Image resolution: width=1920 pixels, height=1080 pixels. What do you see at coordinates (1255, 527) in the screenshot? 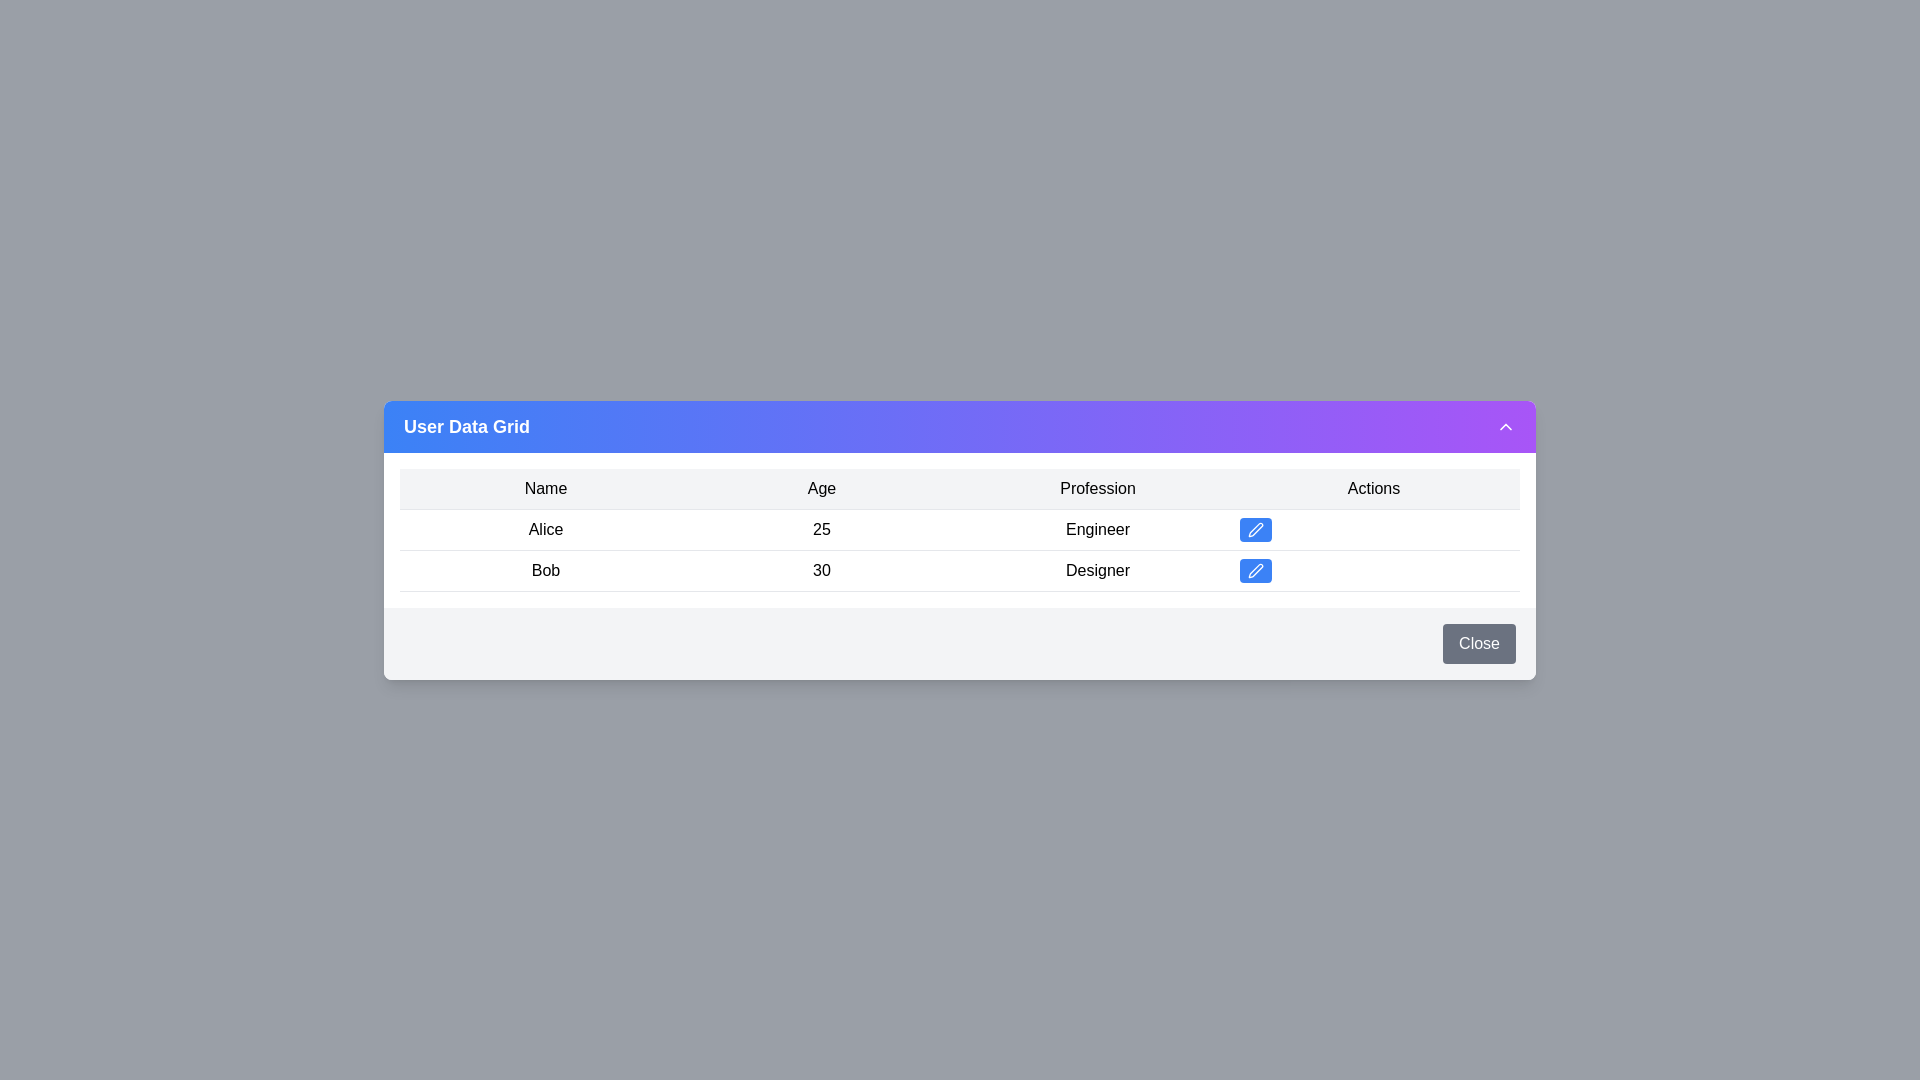
I see `the blue rectangular button with a white pen icon in the 'Actions' column for the individual 'Alice' to initiate the edit functionality` at bounding box center [1255, 527].